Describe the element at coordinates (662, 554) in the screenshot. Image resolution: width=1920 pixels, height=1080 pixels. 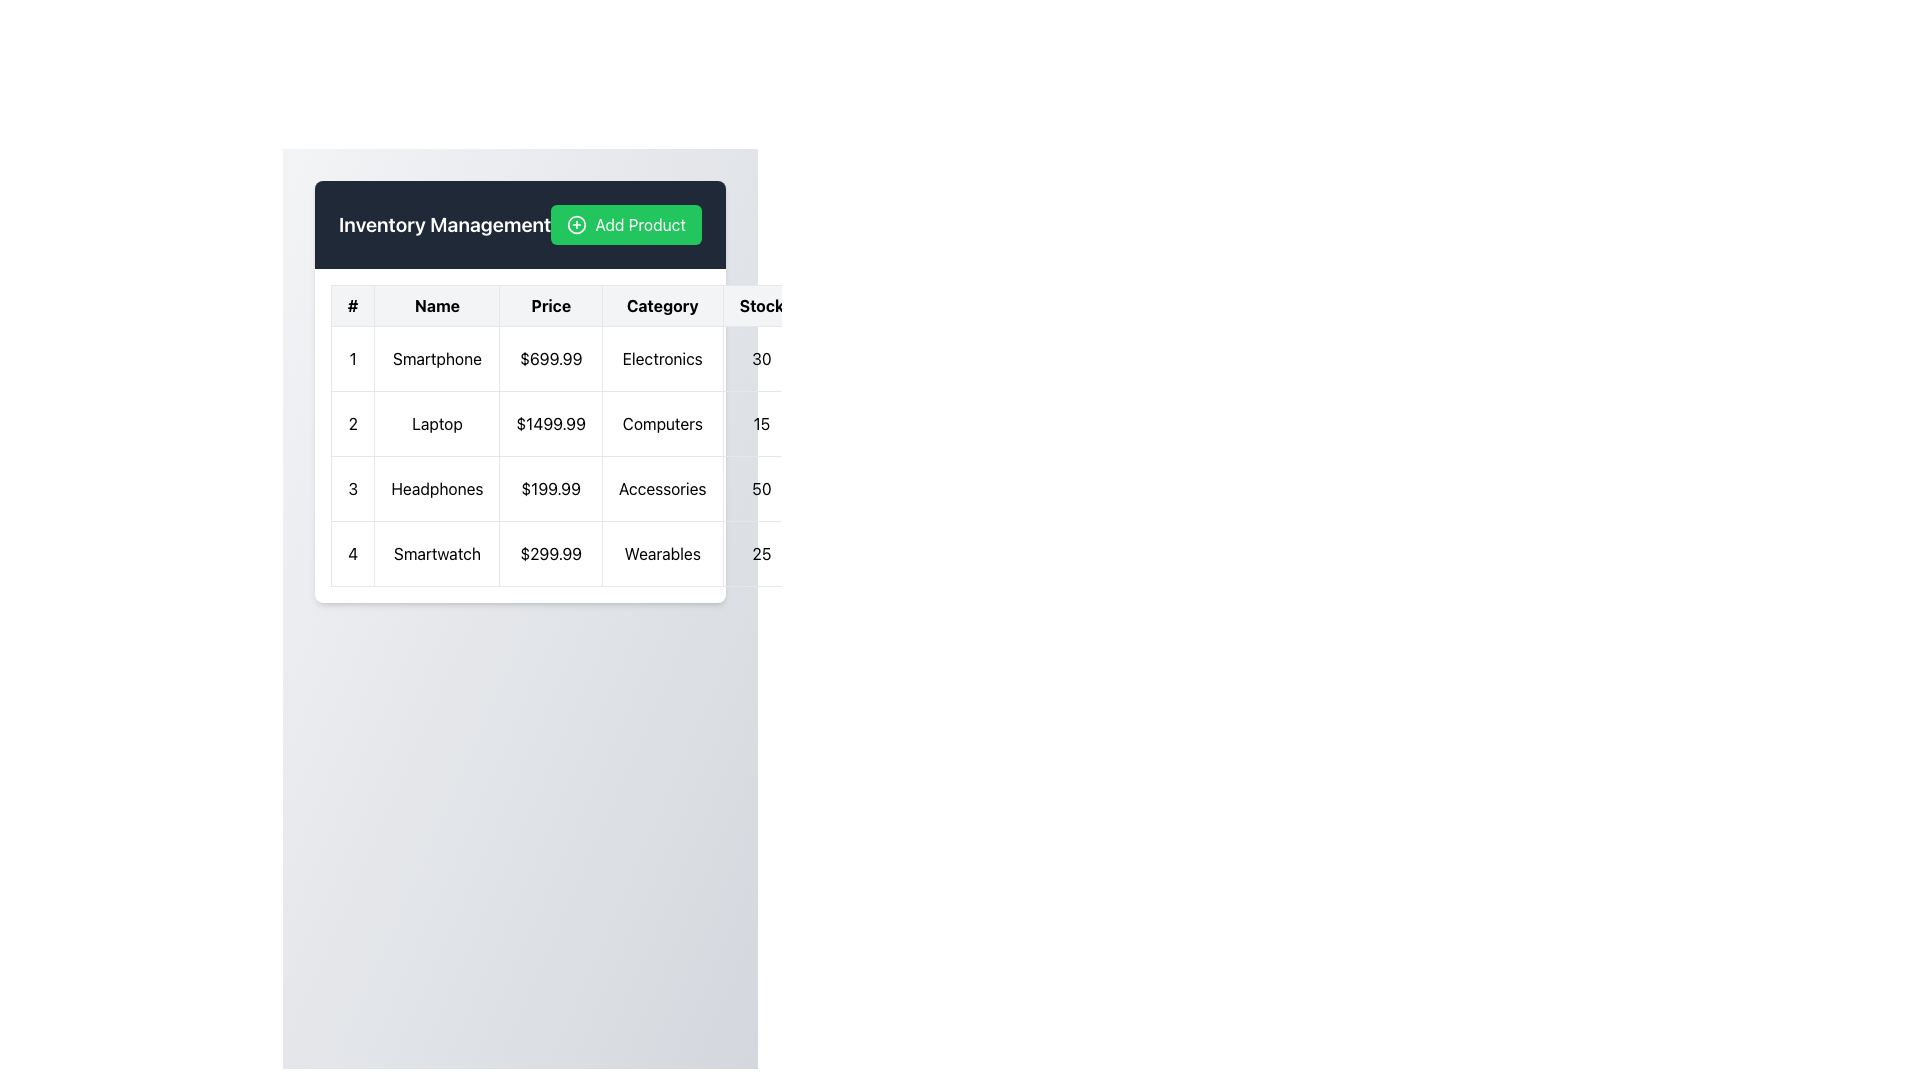
I see `the 'Wearables' category label in the fourth row and third column of the product table, which is a read-only label for the product 'Smartwatch.'` at that location.